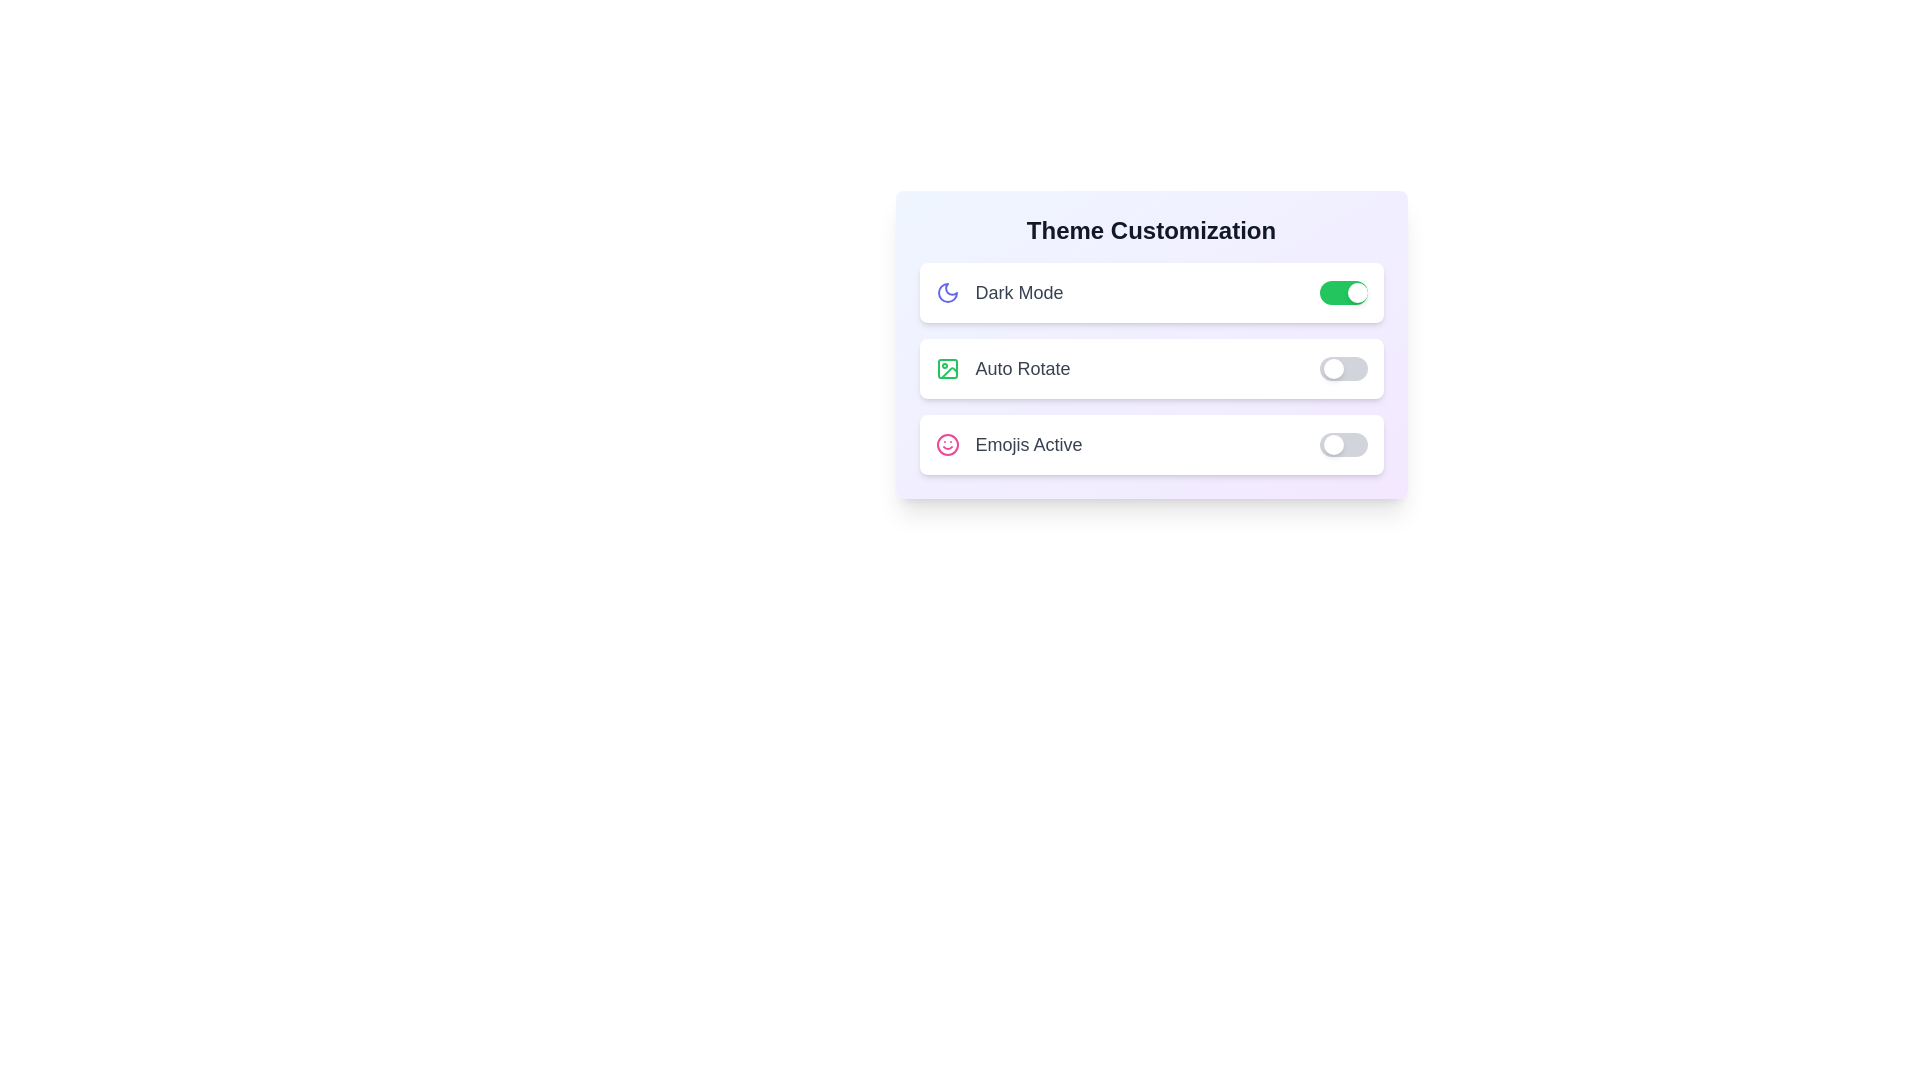 The height and width of the screenshot is (1080, 1920). I want to click on the 'Auto Rotate' icon in the 'Theme Customization' section, which is positioned on the left side of the row and aligned with the label 'Auto Rotate', so click(946, 369).